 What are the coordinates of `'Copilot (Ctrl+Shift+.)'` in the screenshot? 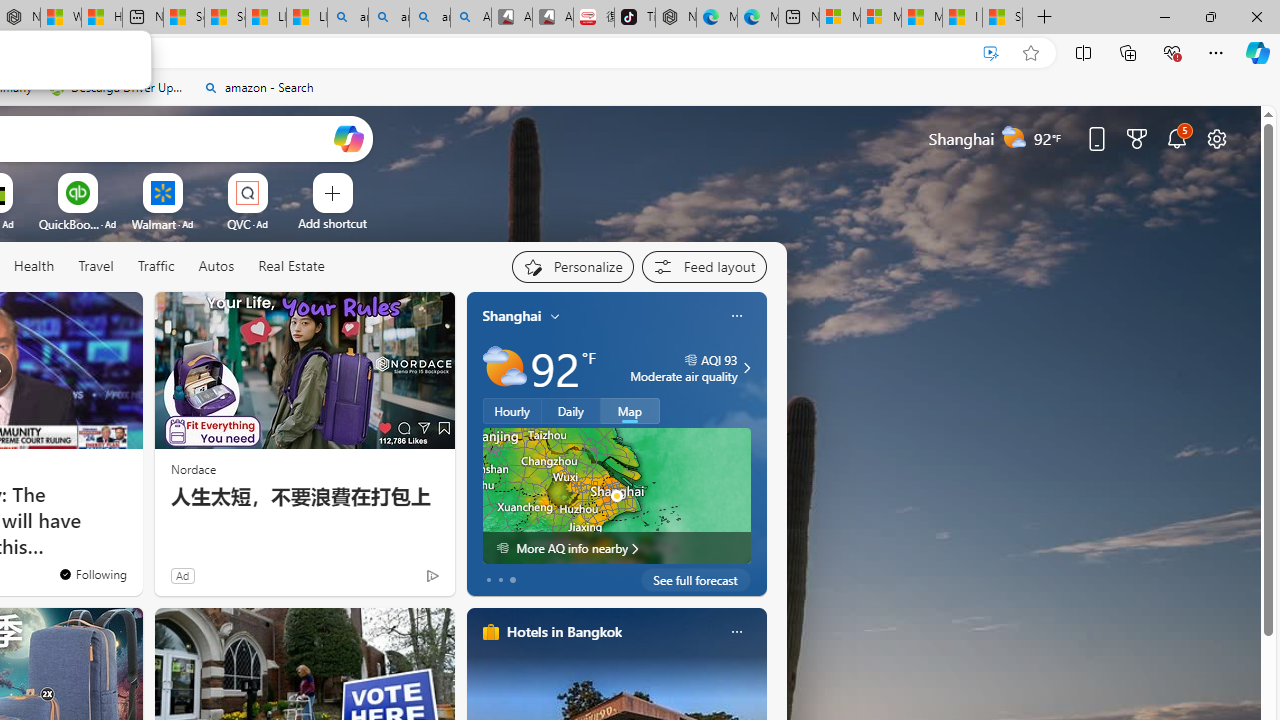 It's located at (1257, 51).